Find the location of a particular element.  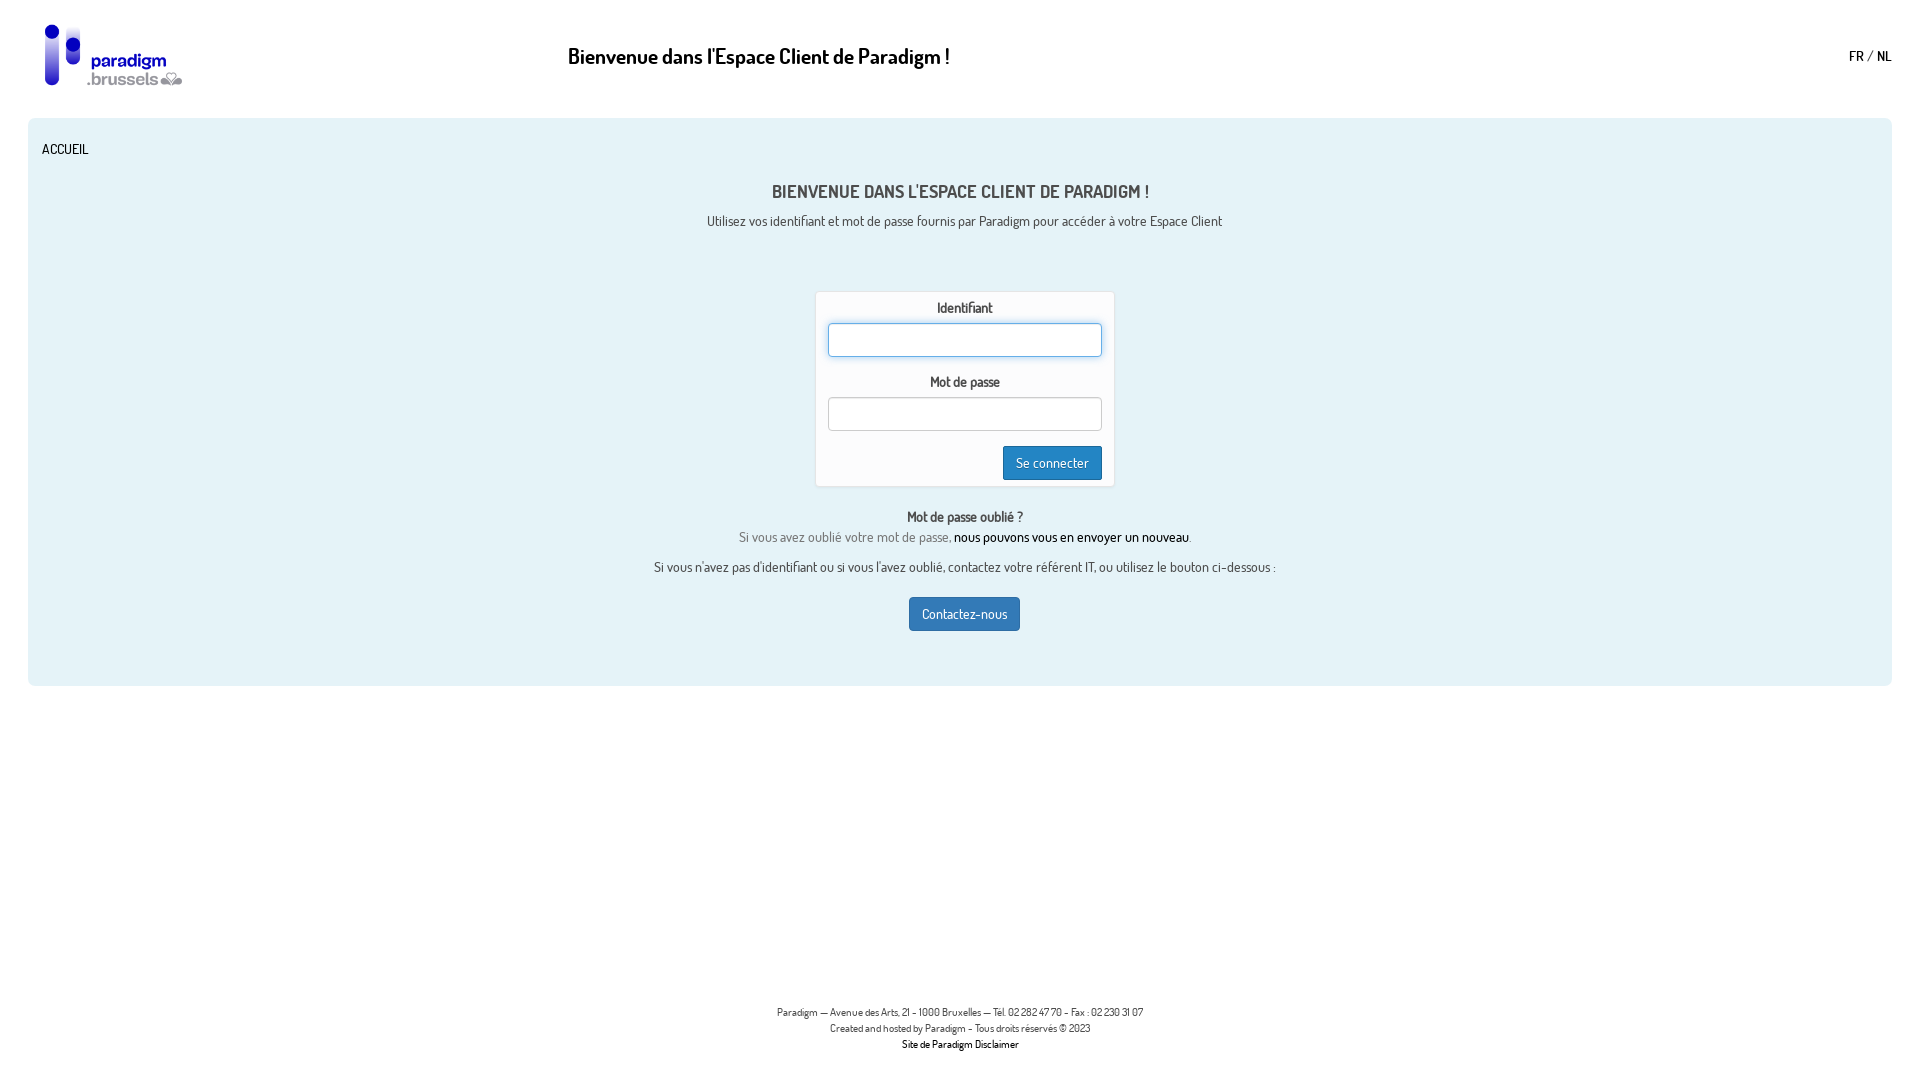

'Bienvenue dans l'Espace Client de Paradigm !' is located at coordinates (757, 53).